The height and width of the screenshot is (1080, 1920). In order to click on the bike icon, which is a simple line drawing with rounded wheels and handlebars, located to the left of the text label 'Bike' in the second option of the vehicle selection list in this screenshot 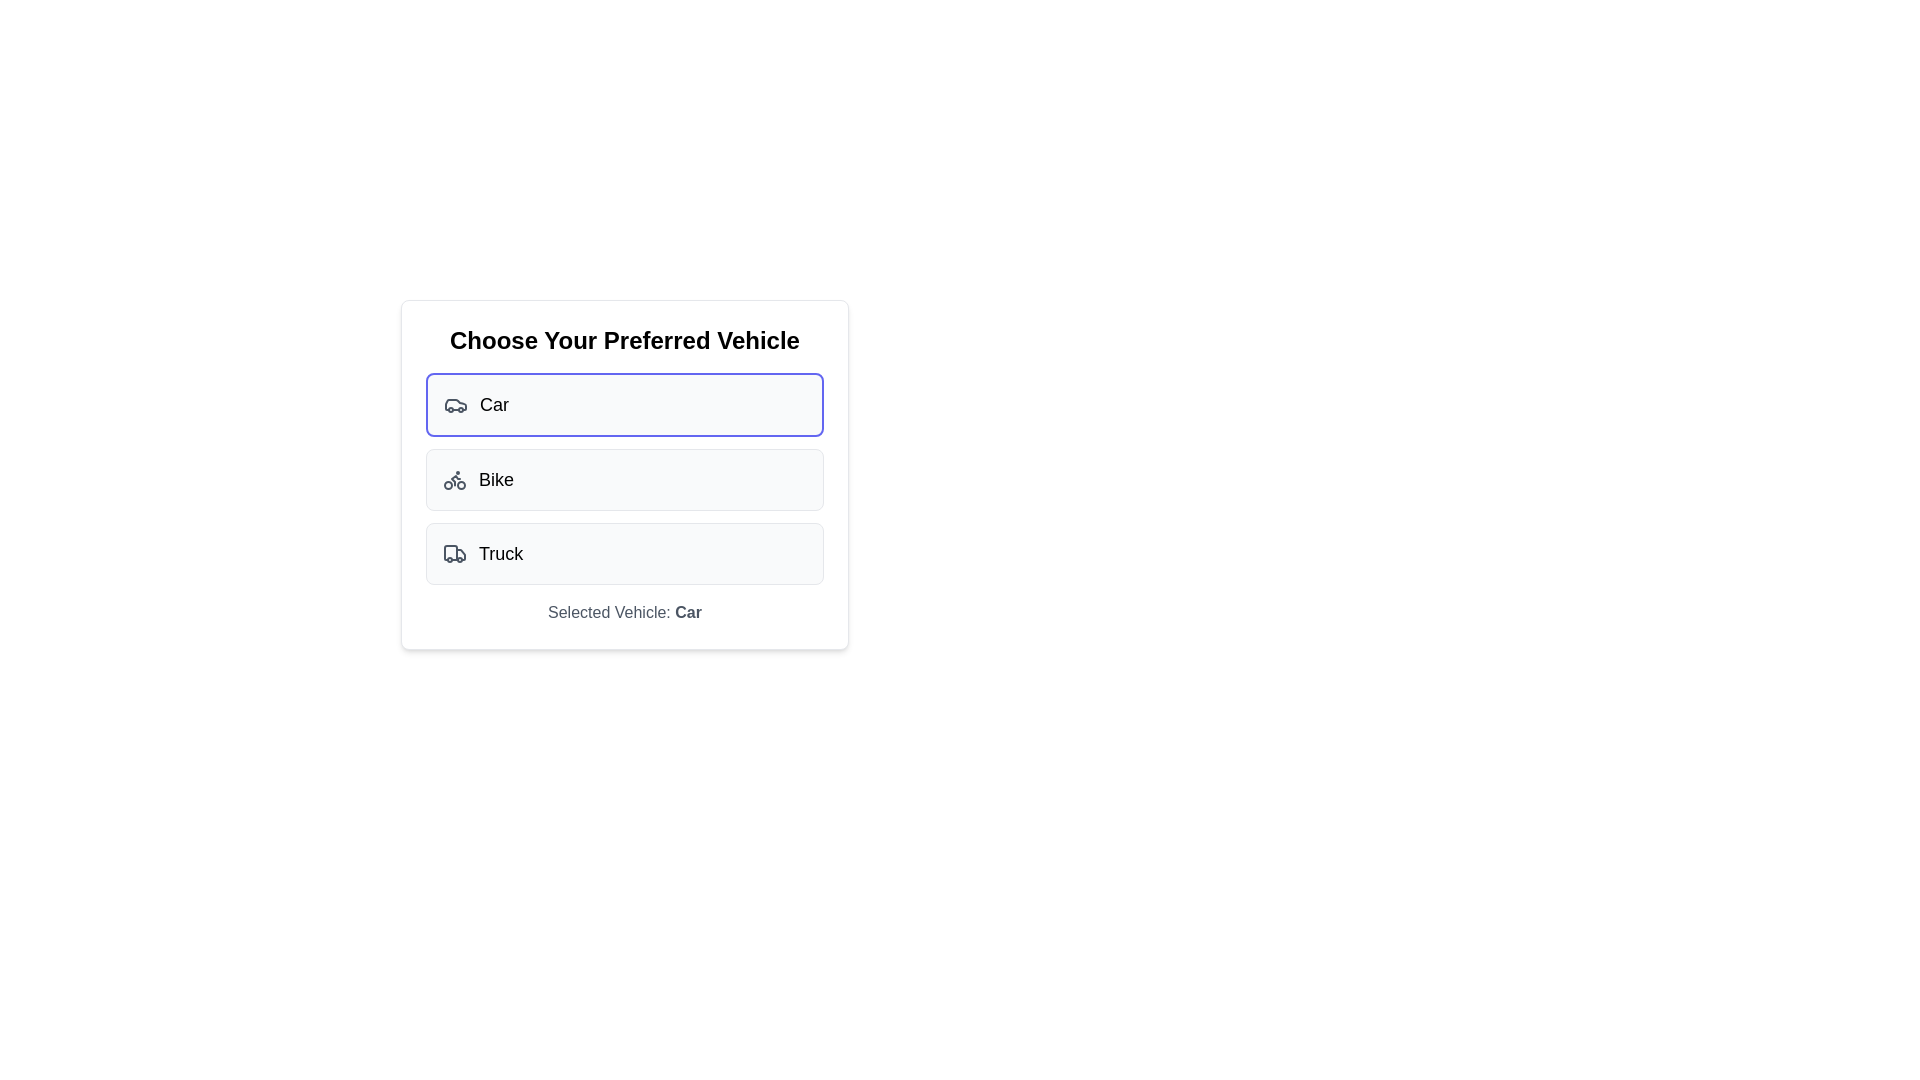, I will do `click(454, 479)`.